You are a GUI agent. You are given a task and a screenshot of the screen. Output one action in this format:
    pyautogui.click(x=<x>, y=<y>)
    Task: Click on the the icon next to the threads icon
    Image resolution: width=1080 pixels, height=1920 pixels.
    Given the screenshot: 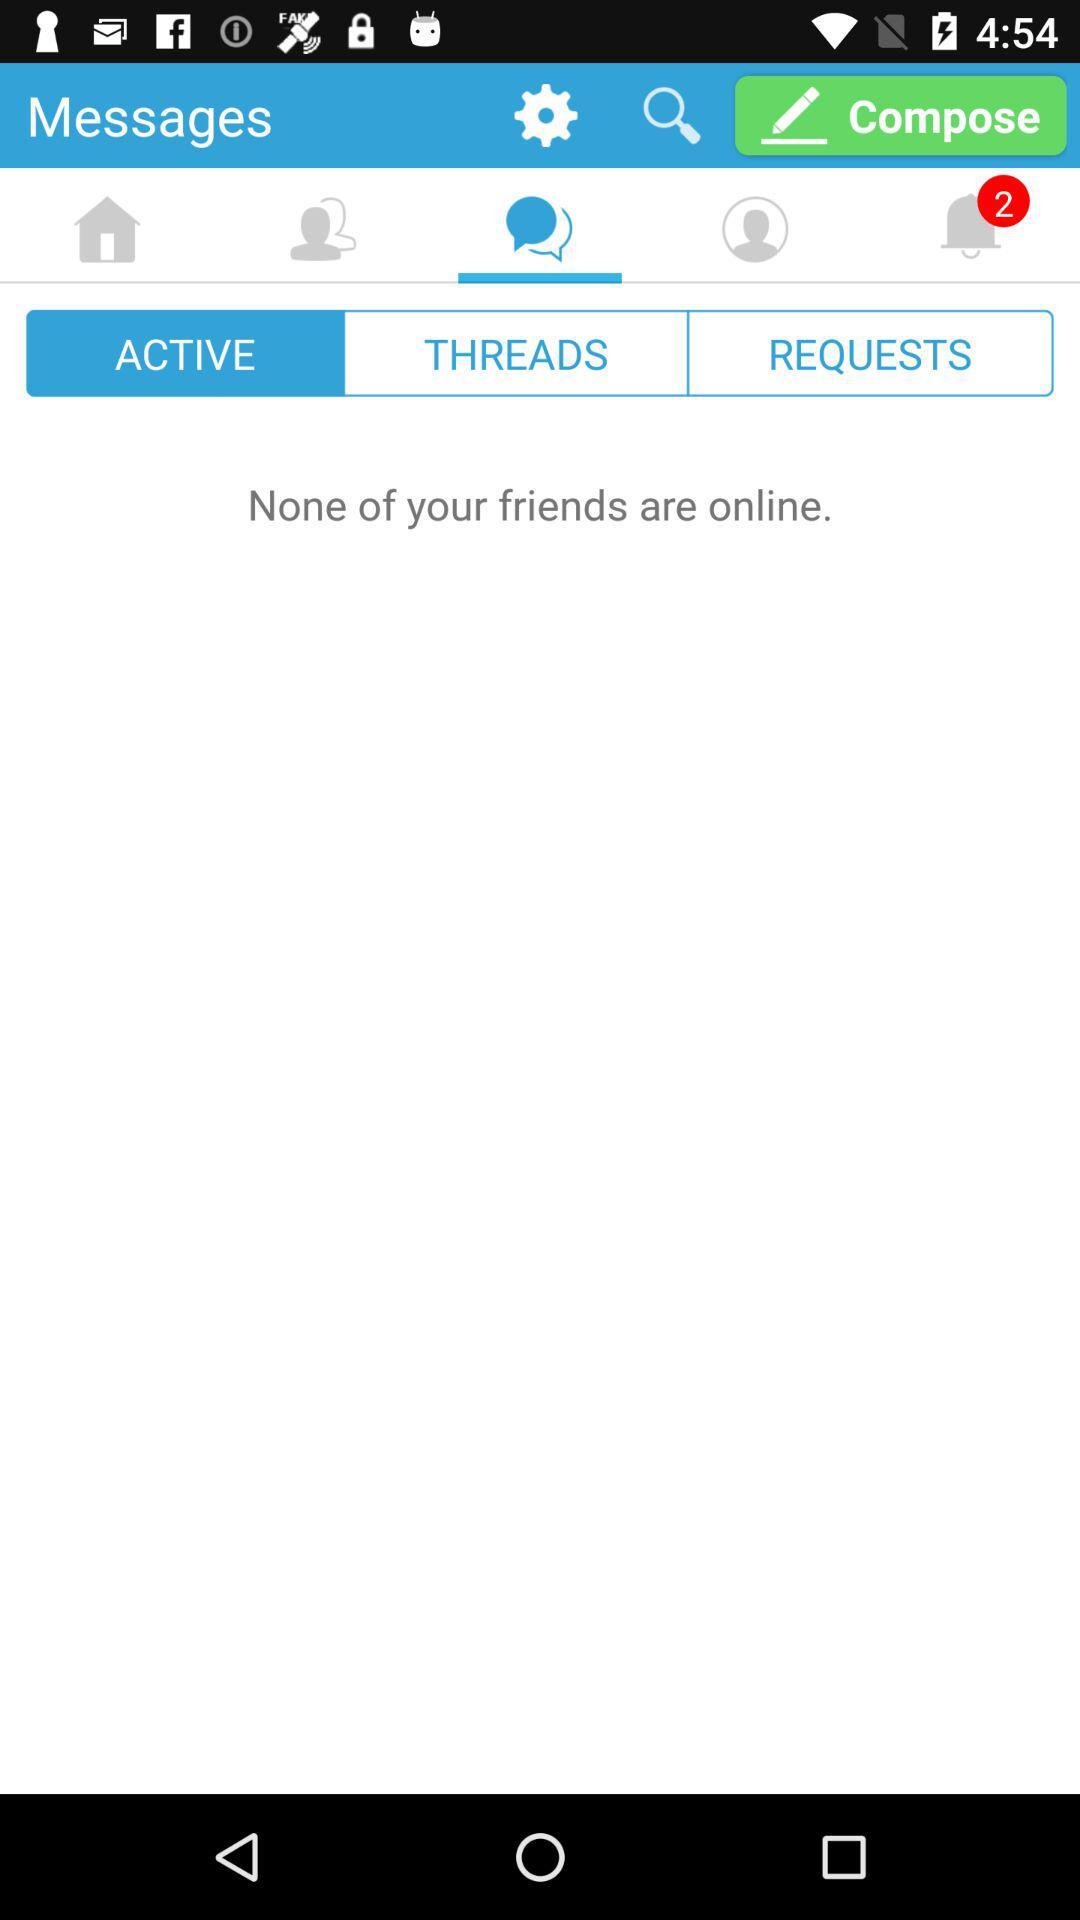 What is the action you would take?
    pyautogui.click(x=185, y=353)
    